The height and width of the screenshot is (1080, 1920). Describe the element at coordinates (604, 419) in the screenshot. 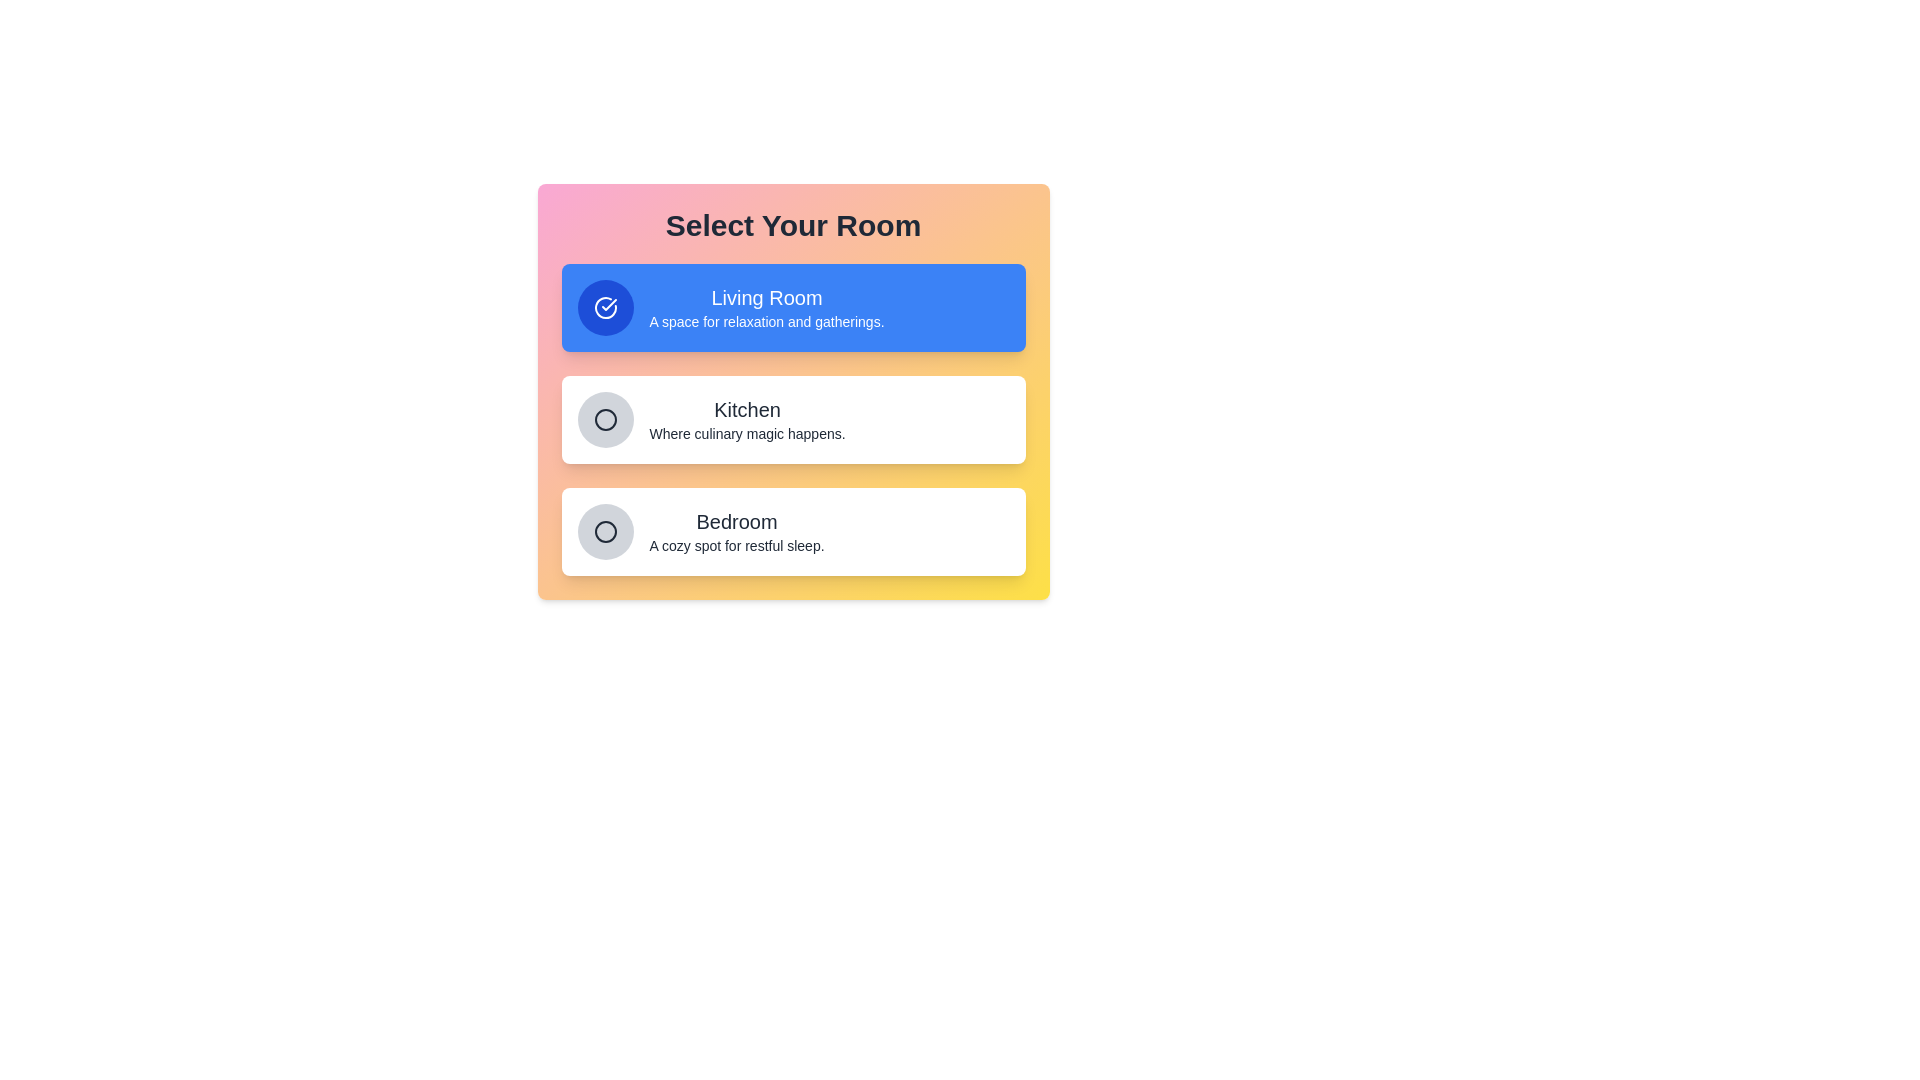

I see `the hollow circle decorative SVG graphic element located next to the 'Kitchen' option in the menu` at that location.